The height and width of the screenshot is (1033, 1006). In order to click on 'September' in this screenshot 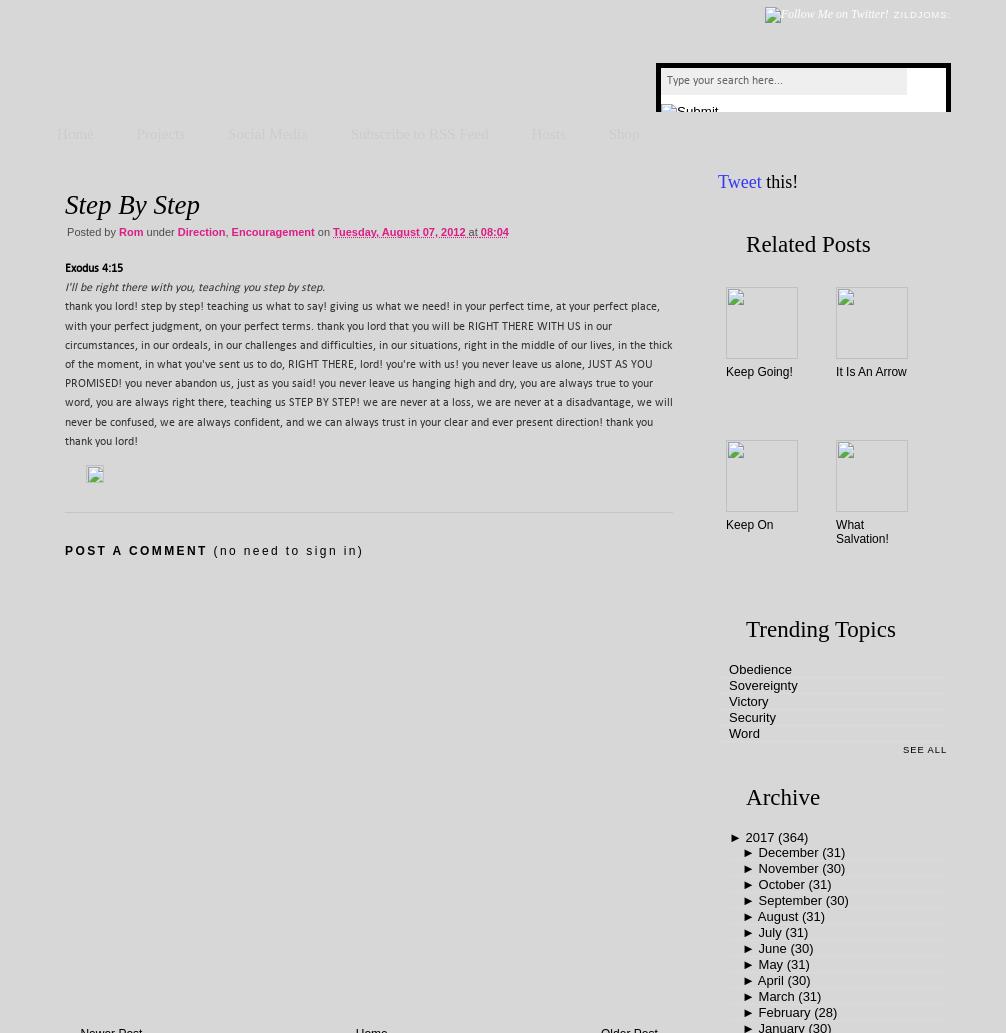, I will do `click(789, 899)`.